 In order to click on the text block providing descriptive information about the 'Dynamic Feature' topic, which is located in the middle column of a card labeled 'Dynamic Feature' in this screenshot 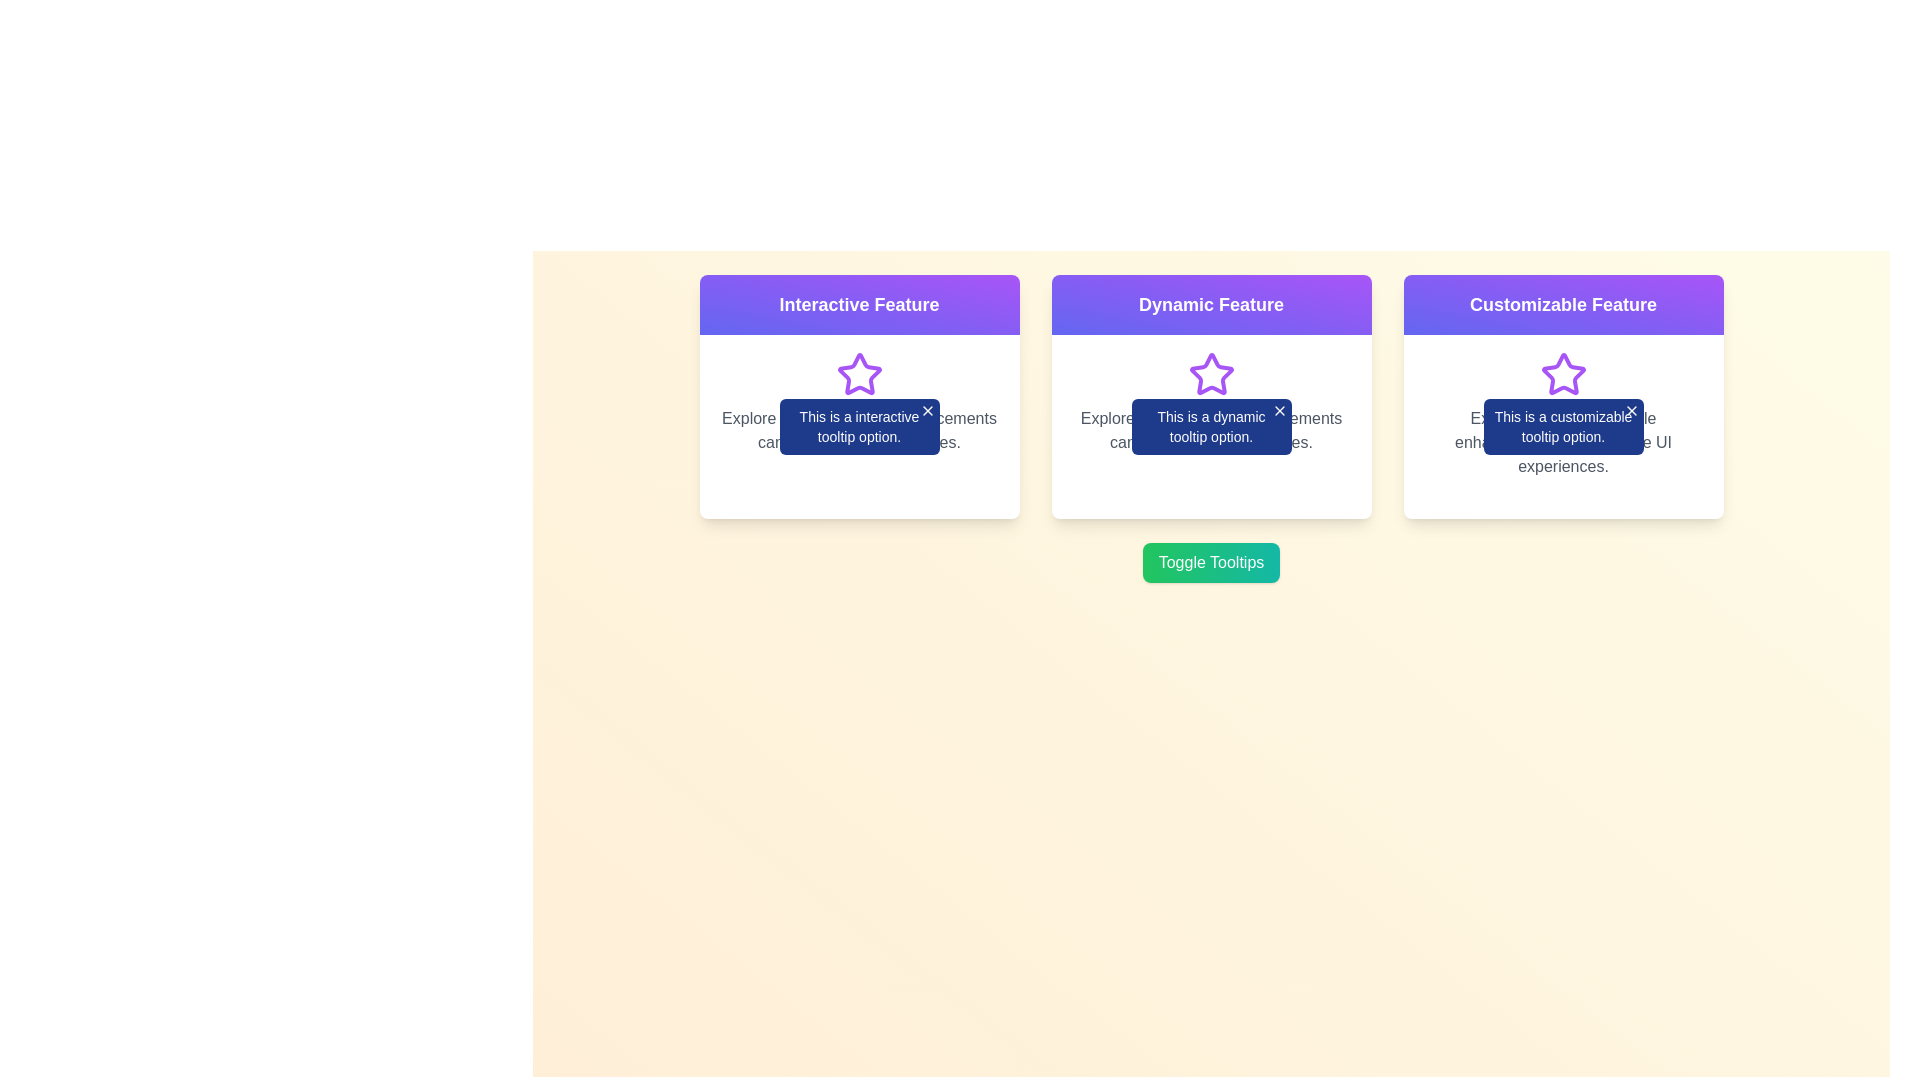, I will do `click(1210, 402)`.